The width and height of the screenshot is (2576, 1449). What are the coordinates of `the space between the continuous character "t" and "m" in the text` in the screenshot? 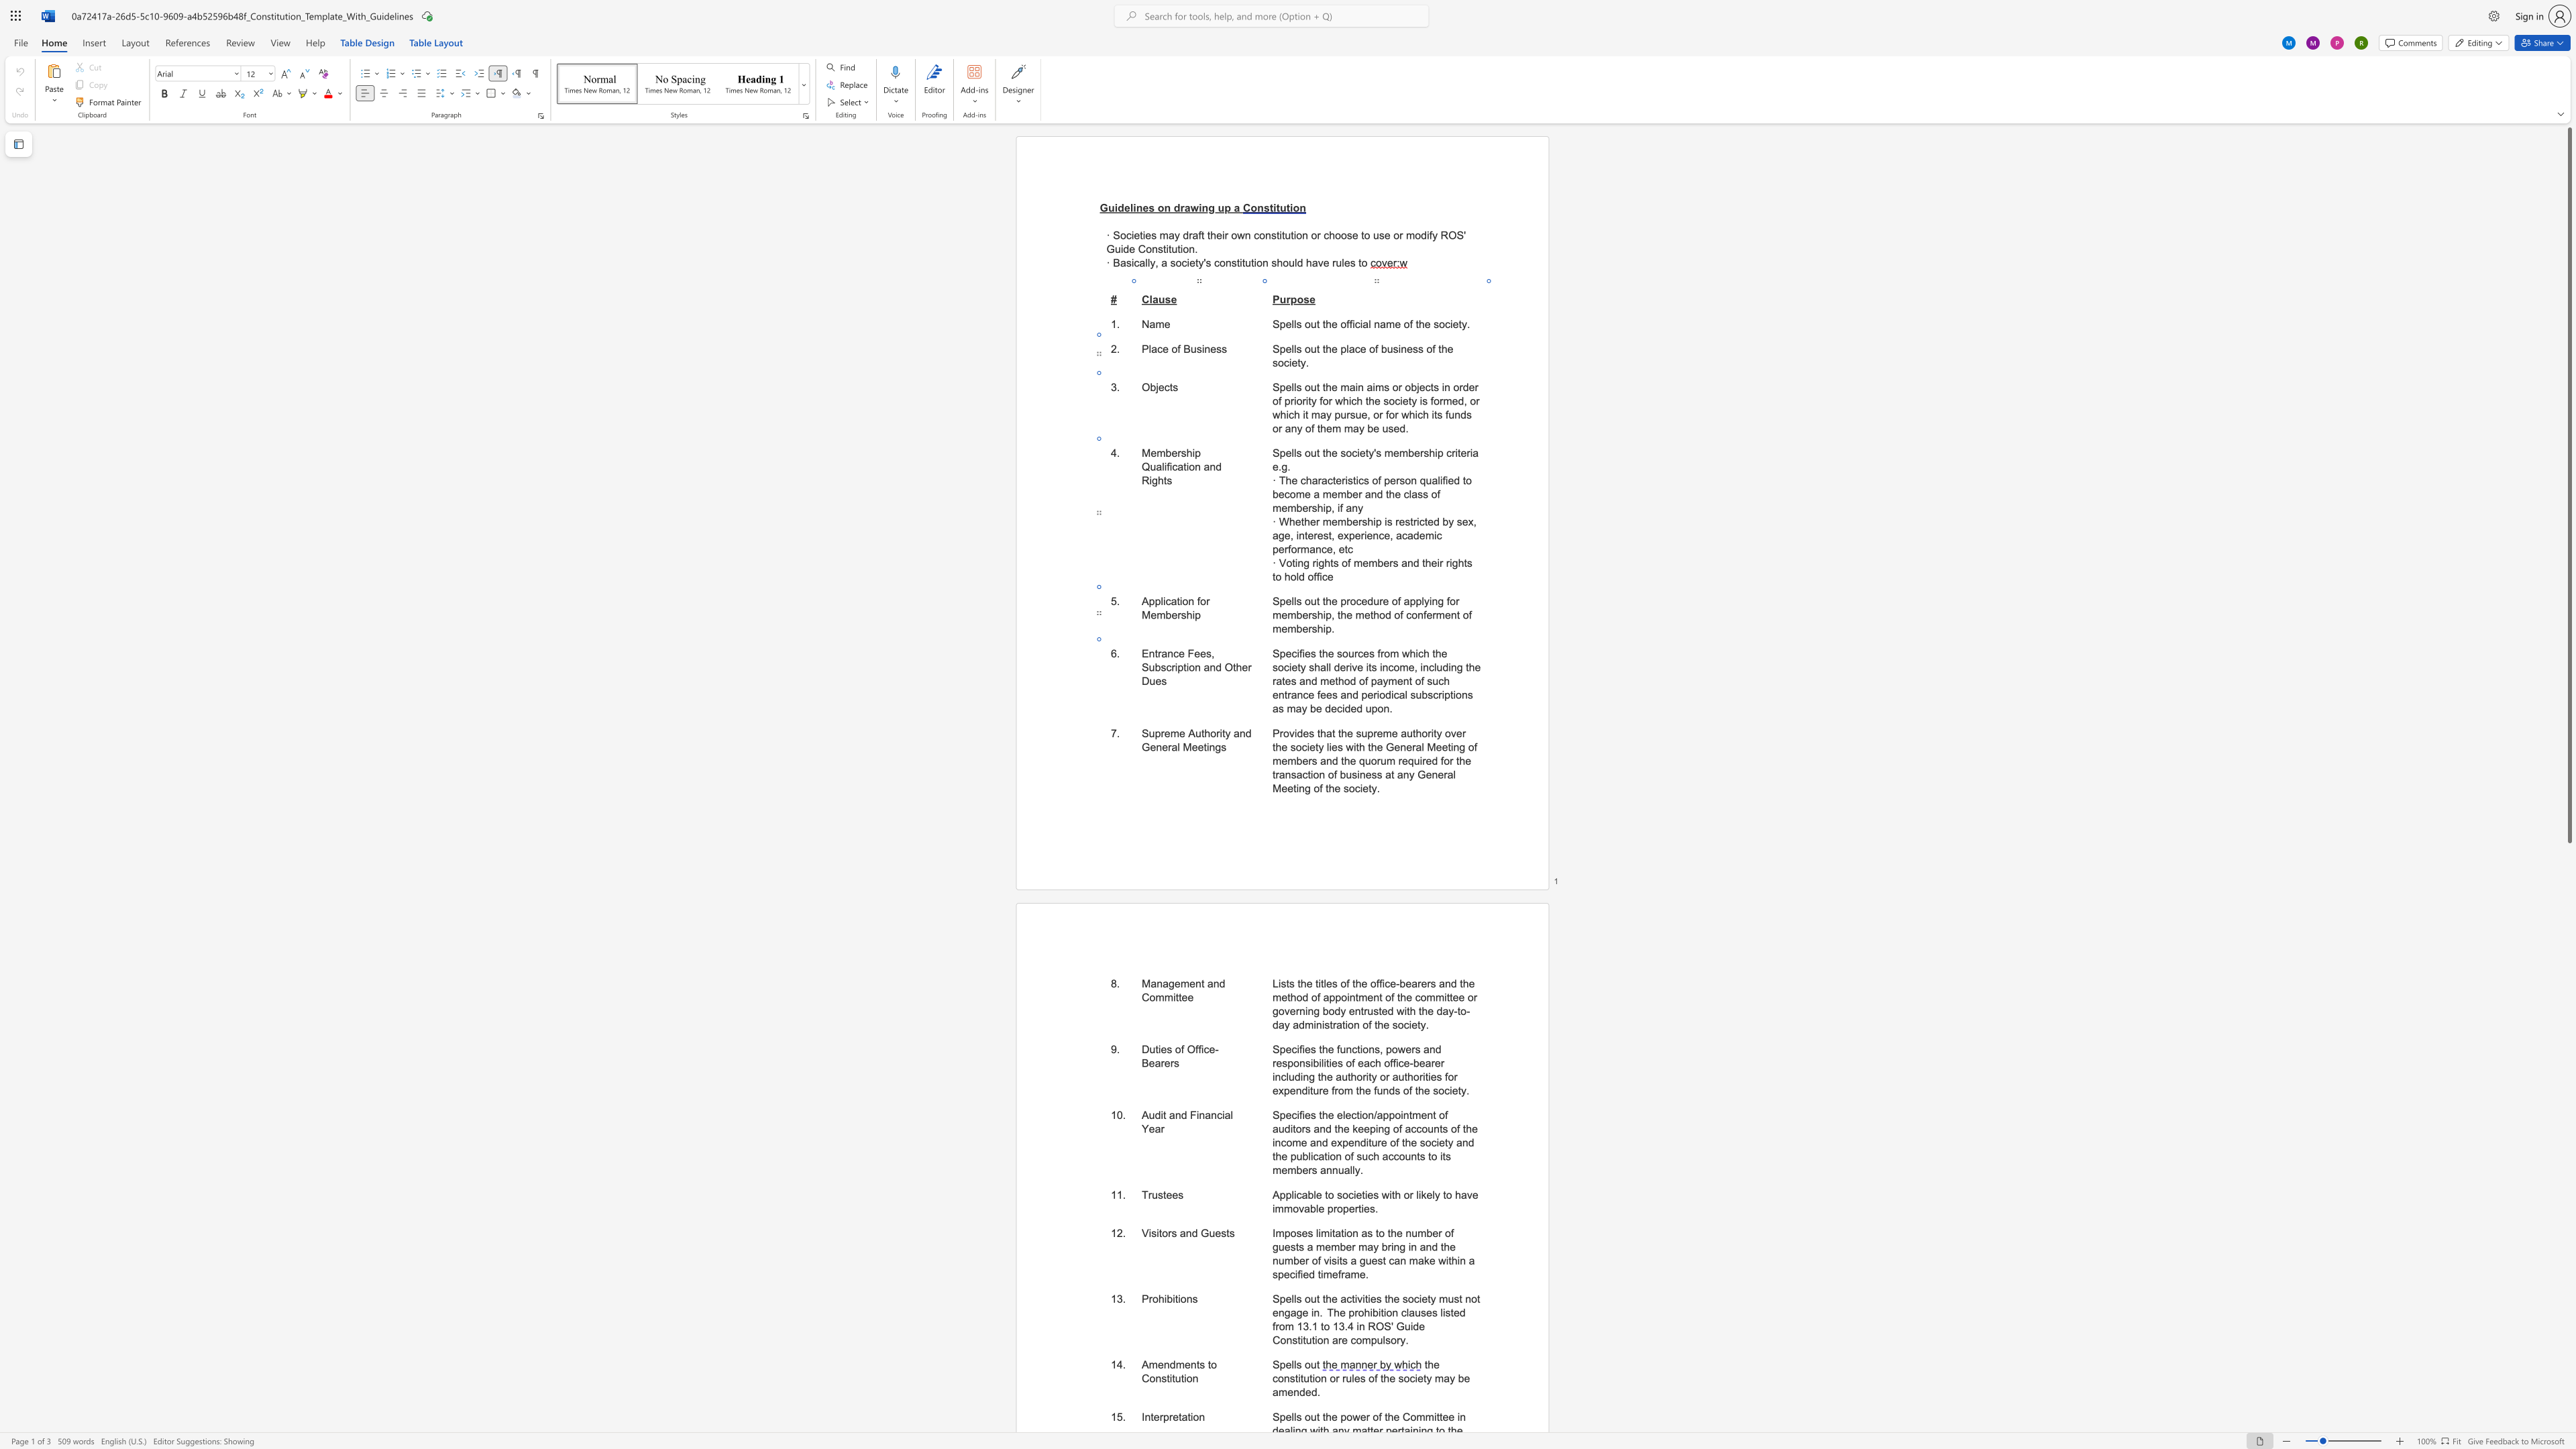 It's located at (1358, 996).